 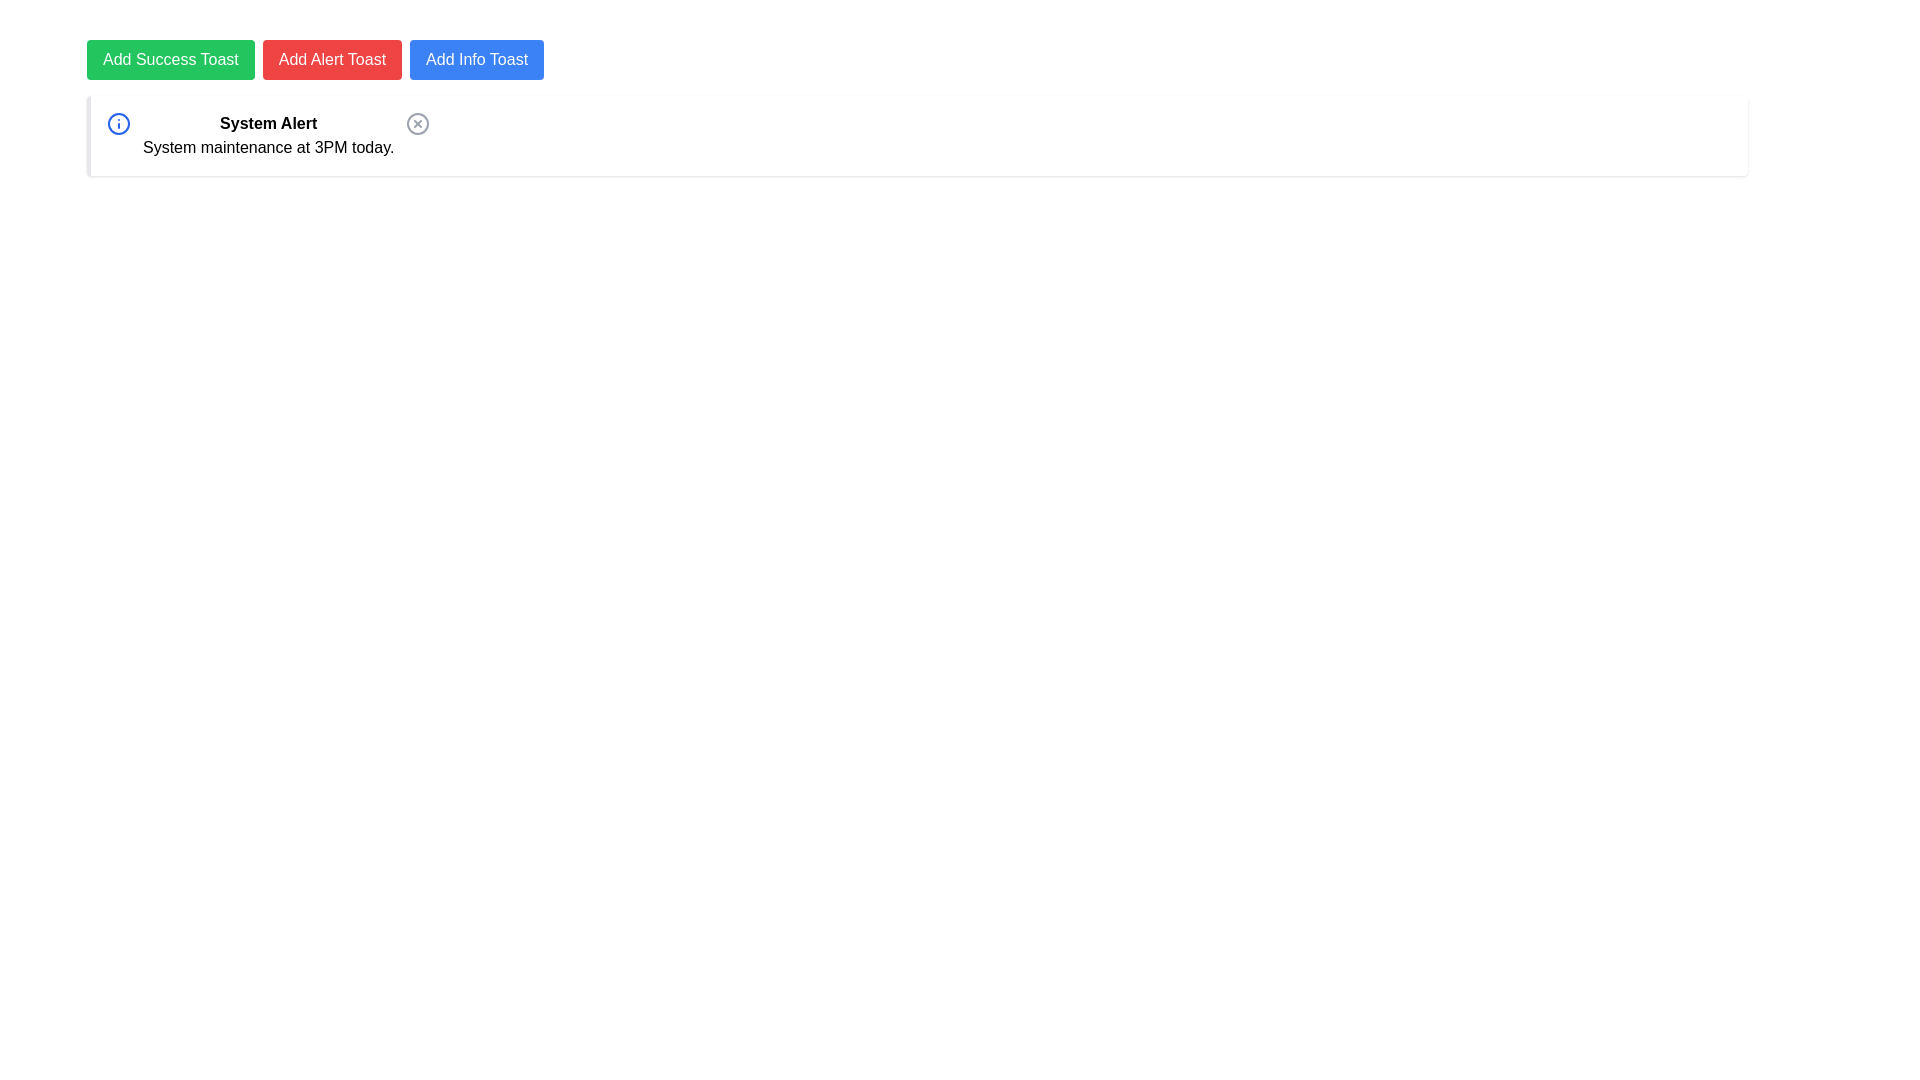 What do you see at coordinates (476, 59) in the screenshot?
I see `the third button in the group of three buttons near the top of the interface` at bounding box center [476, 59].